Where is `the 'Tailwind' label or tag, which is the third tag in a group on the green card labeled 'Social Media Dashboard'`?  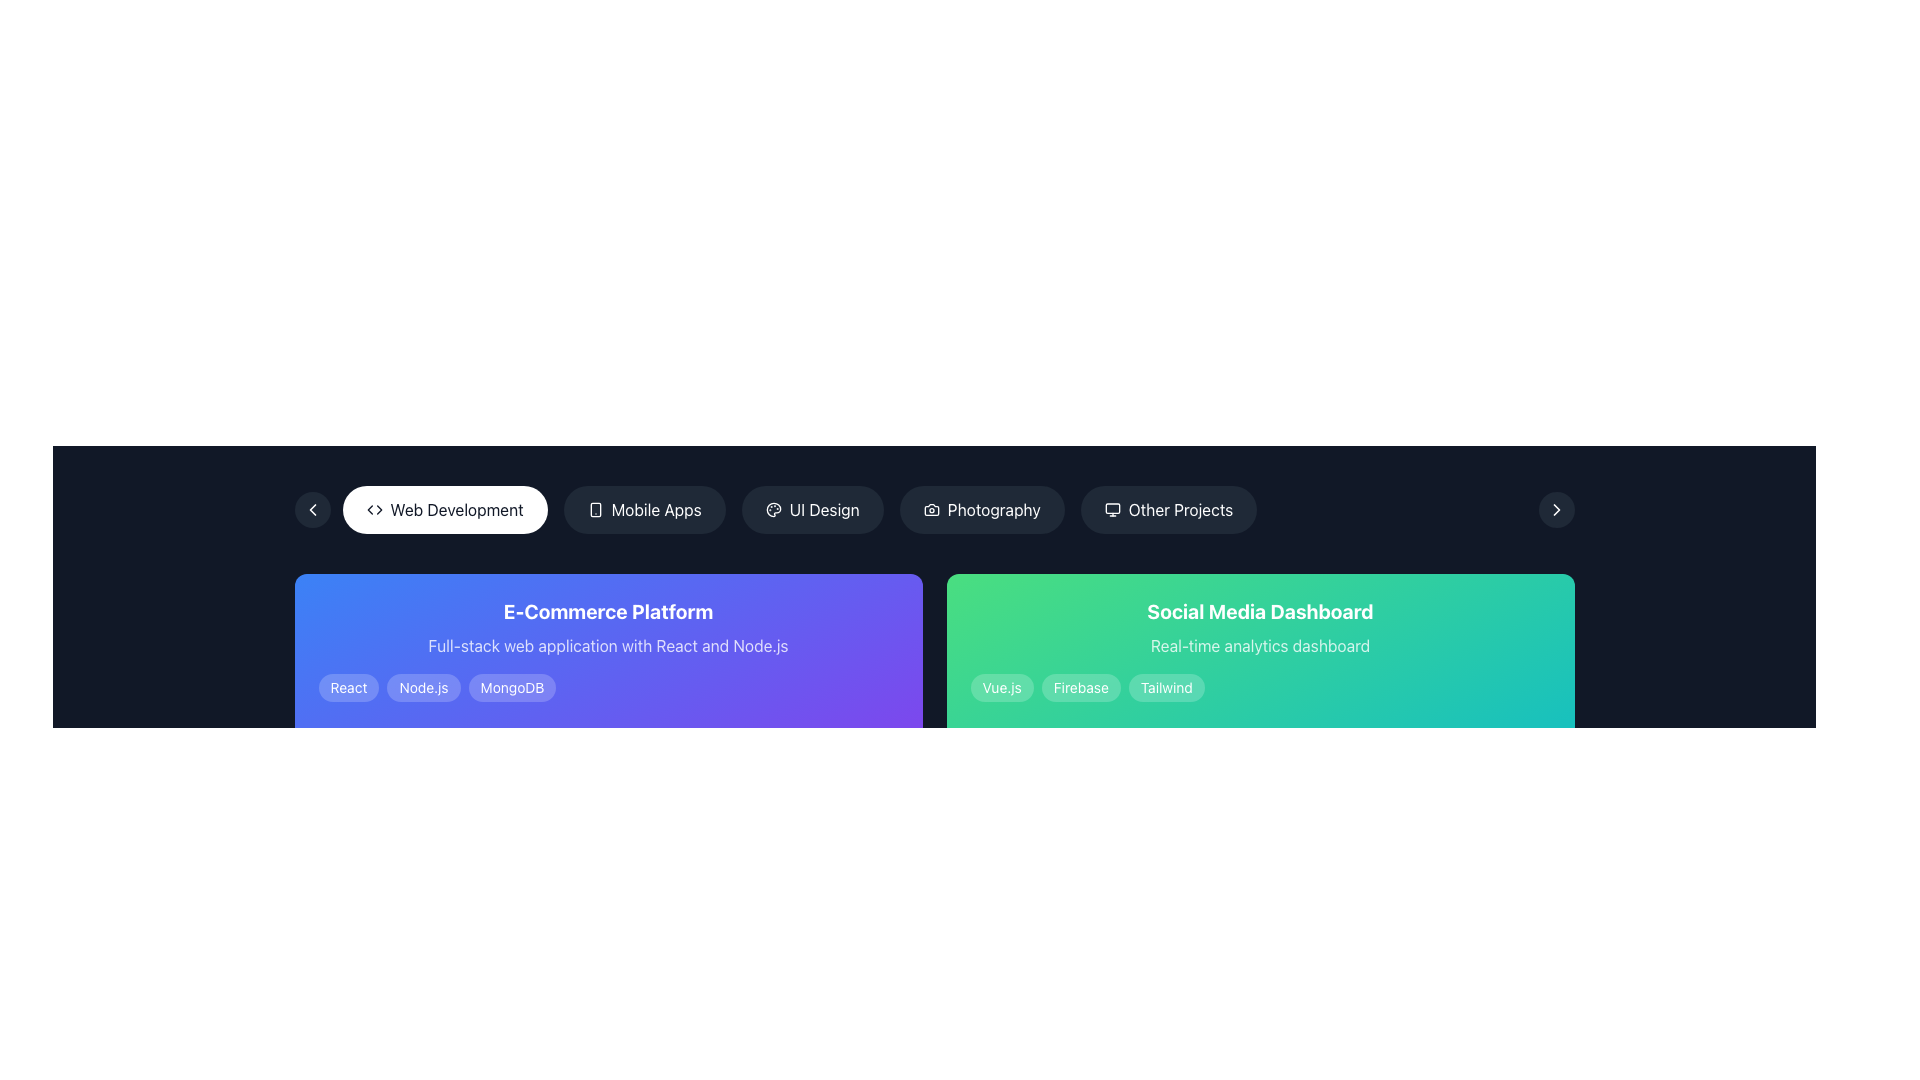 the 'Tailwind' label or tag, which is the third tag in a group on the green card labeled 'Social Media Dashboard' is located at coordinates (1166, 686).